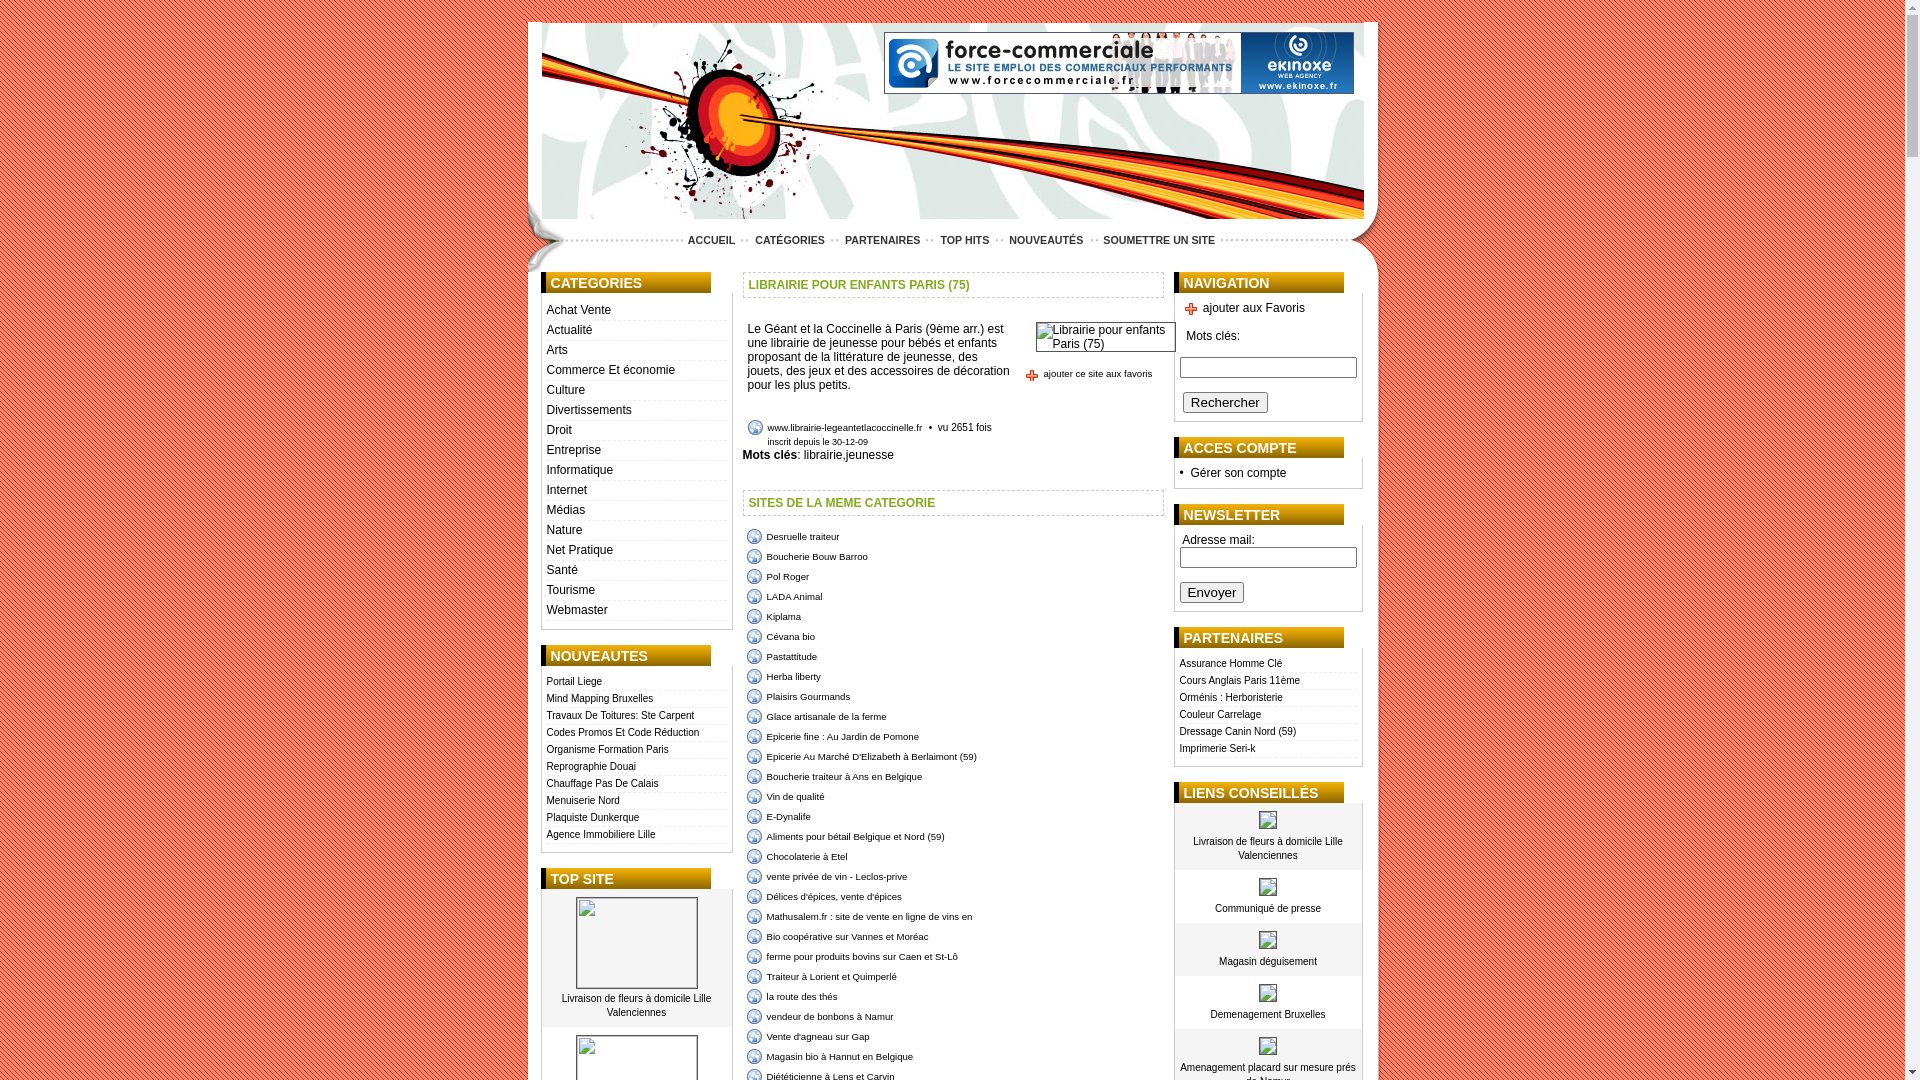  I want to click on 'Tourisme', so click(634, 589).